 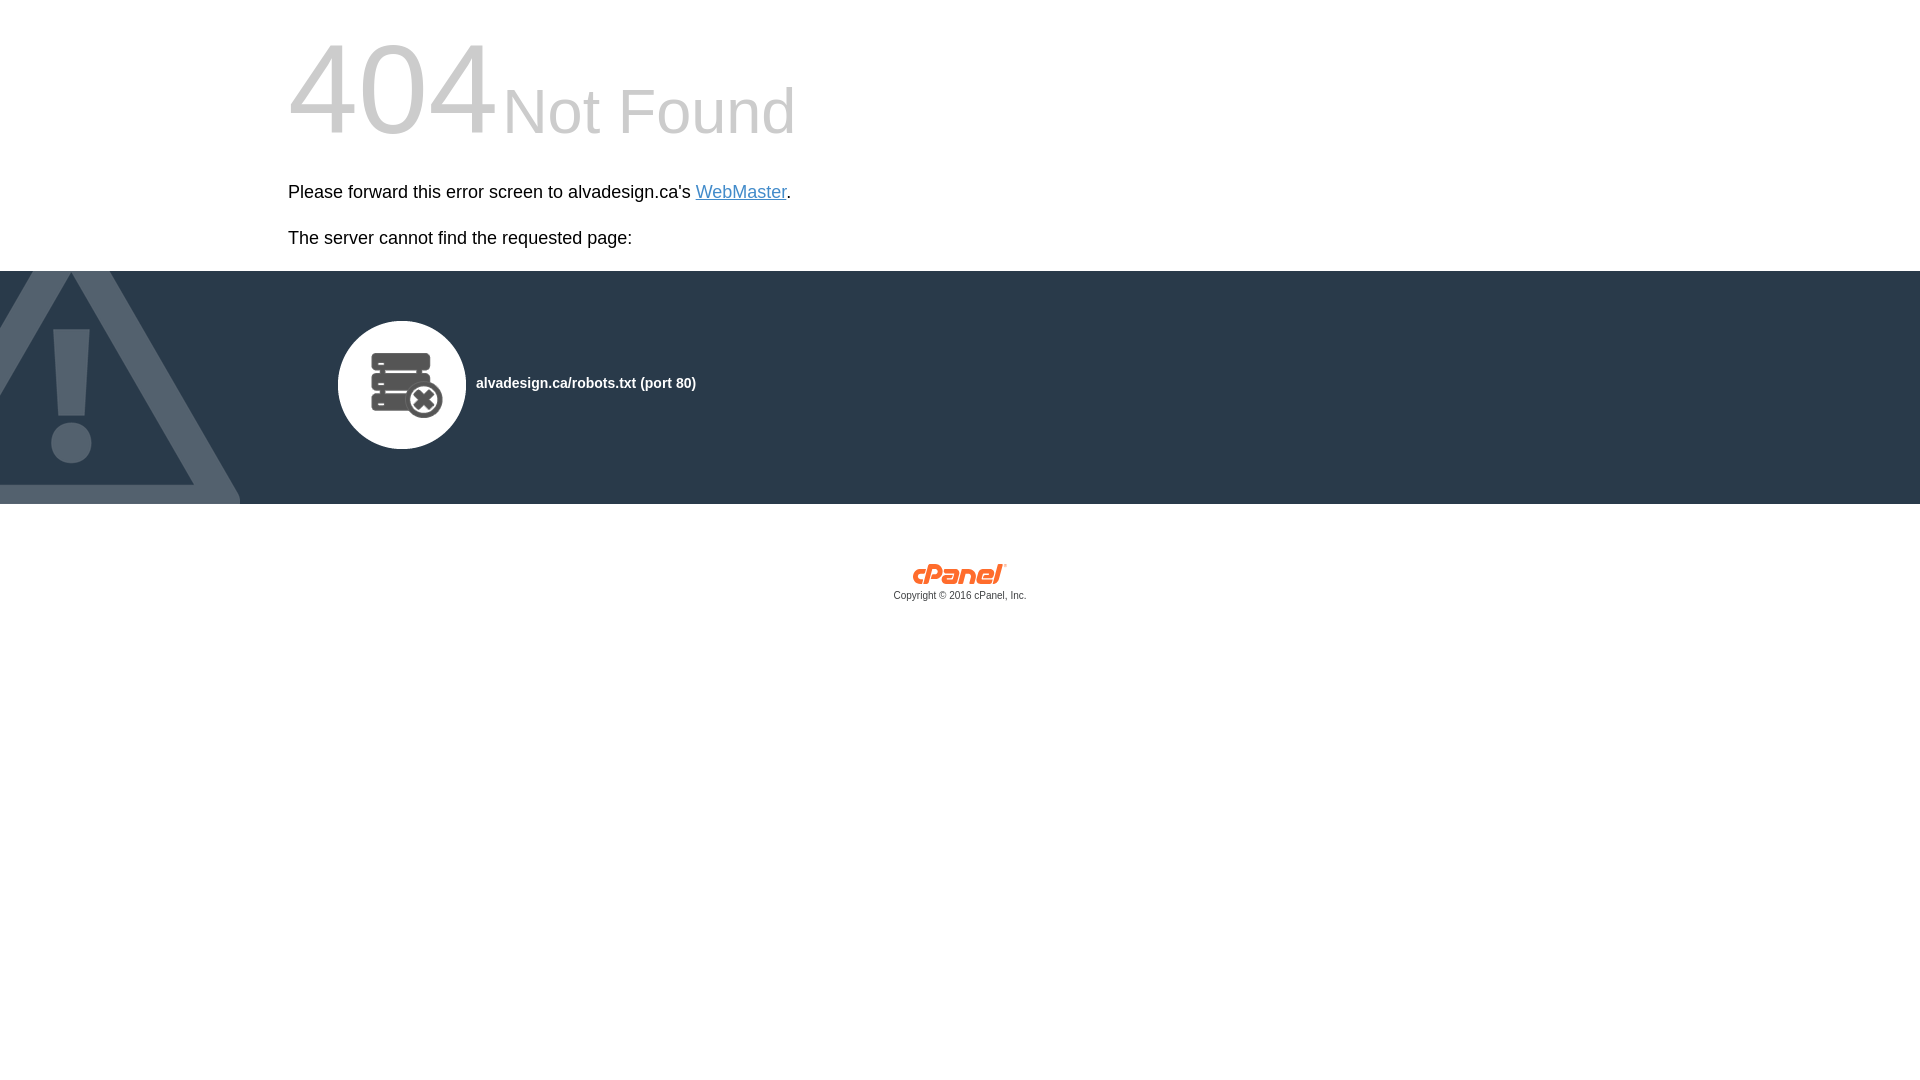 I want to click on 'WebMaster', so click(x=740, y=192).